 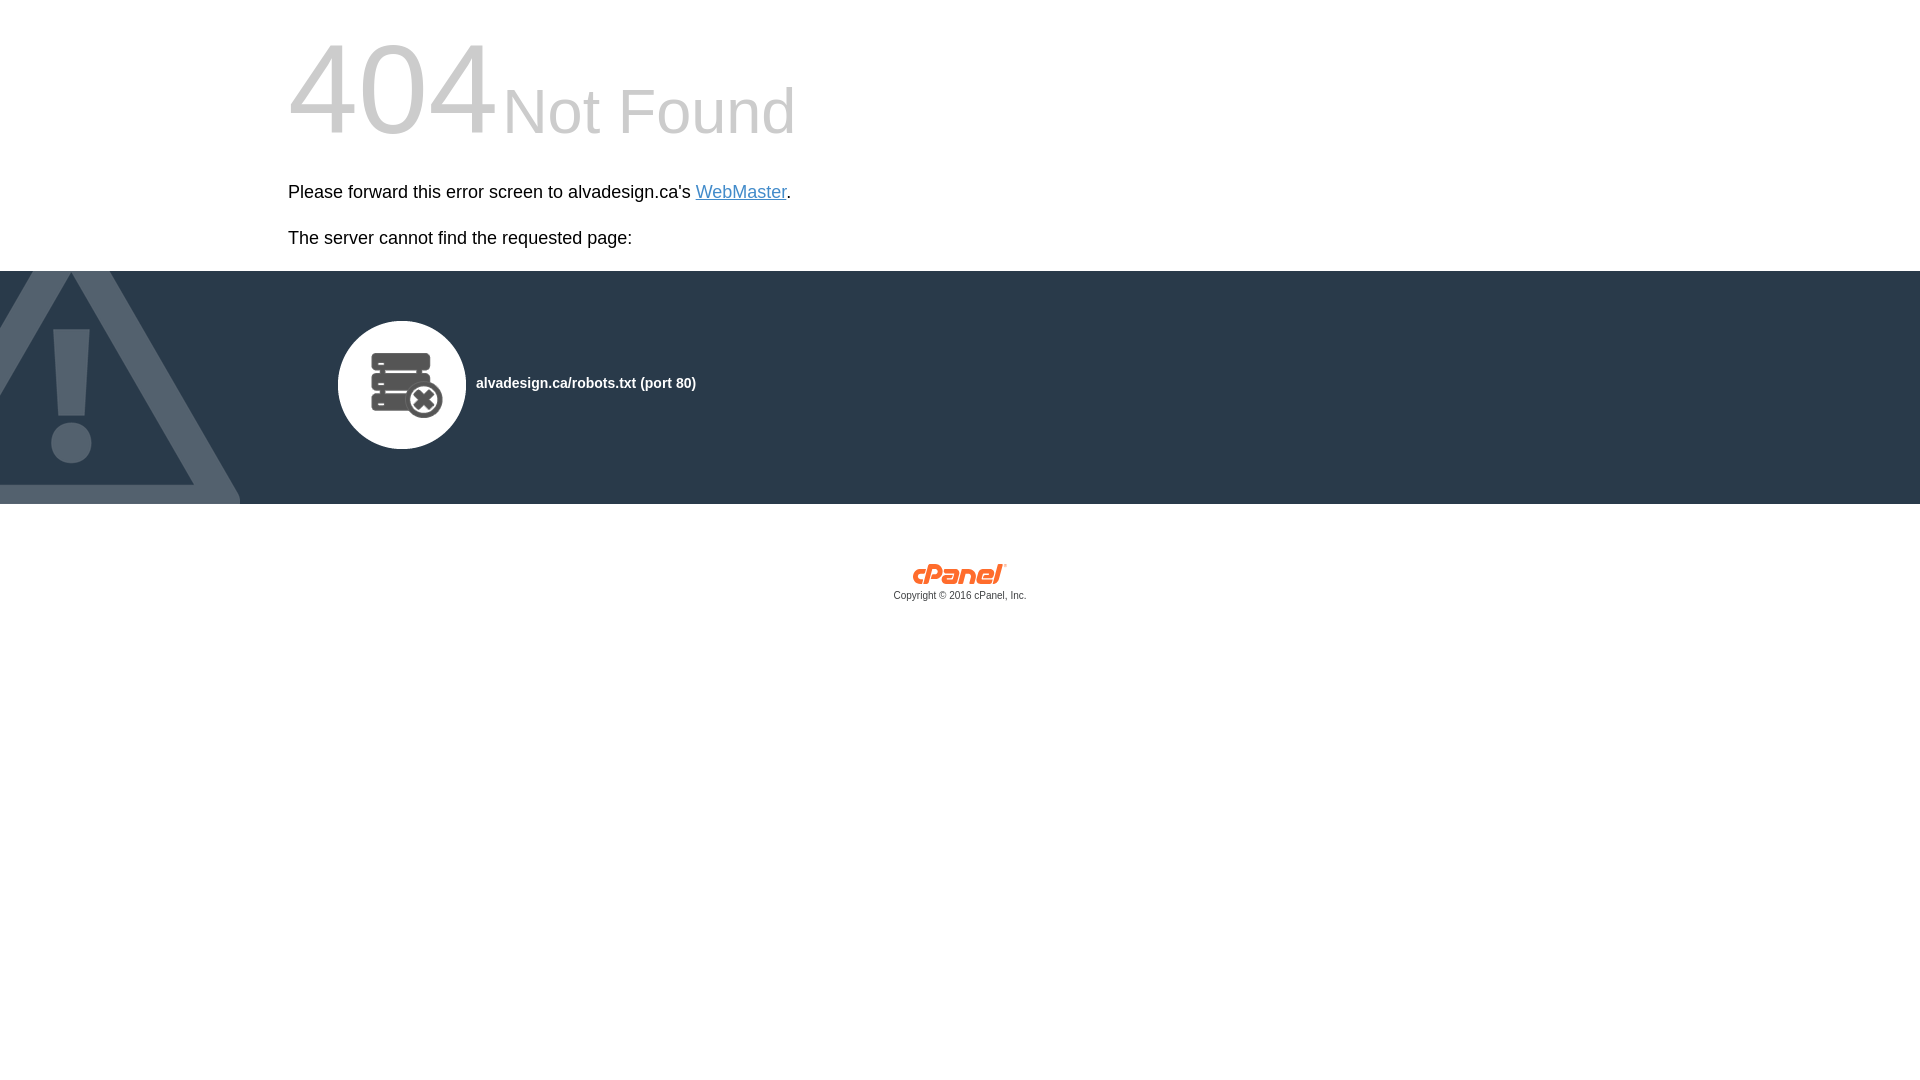 I want to click on 'WebMaster', so click(x=740, y=192).